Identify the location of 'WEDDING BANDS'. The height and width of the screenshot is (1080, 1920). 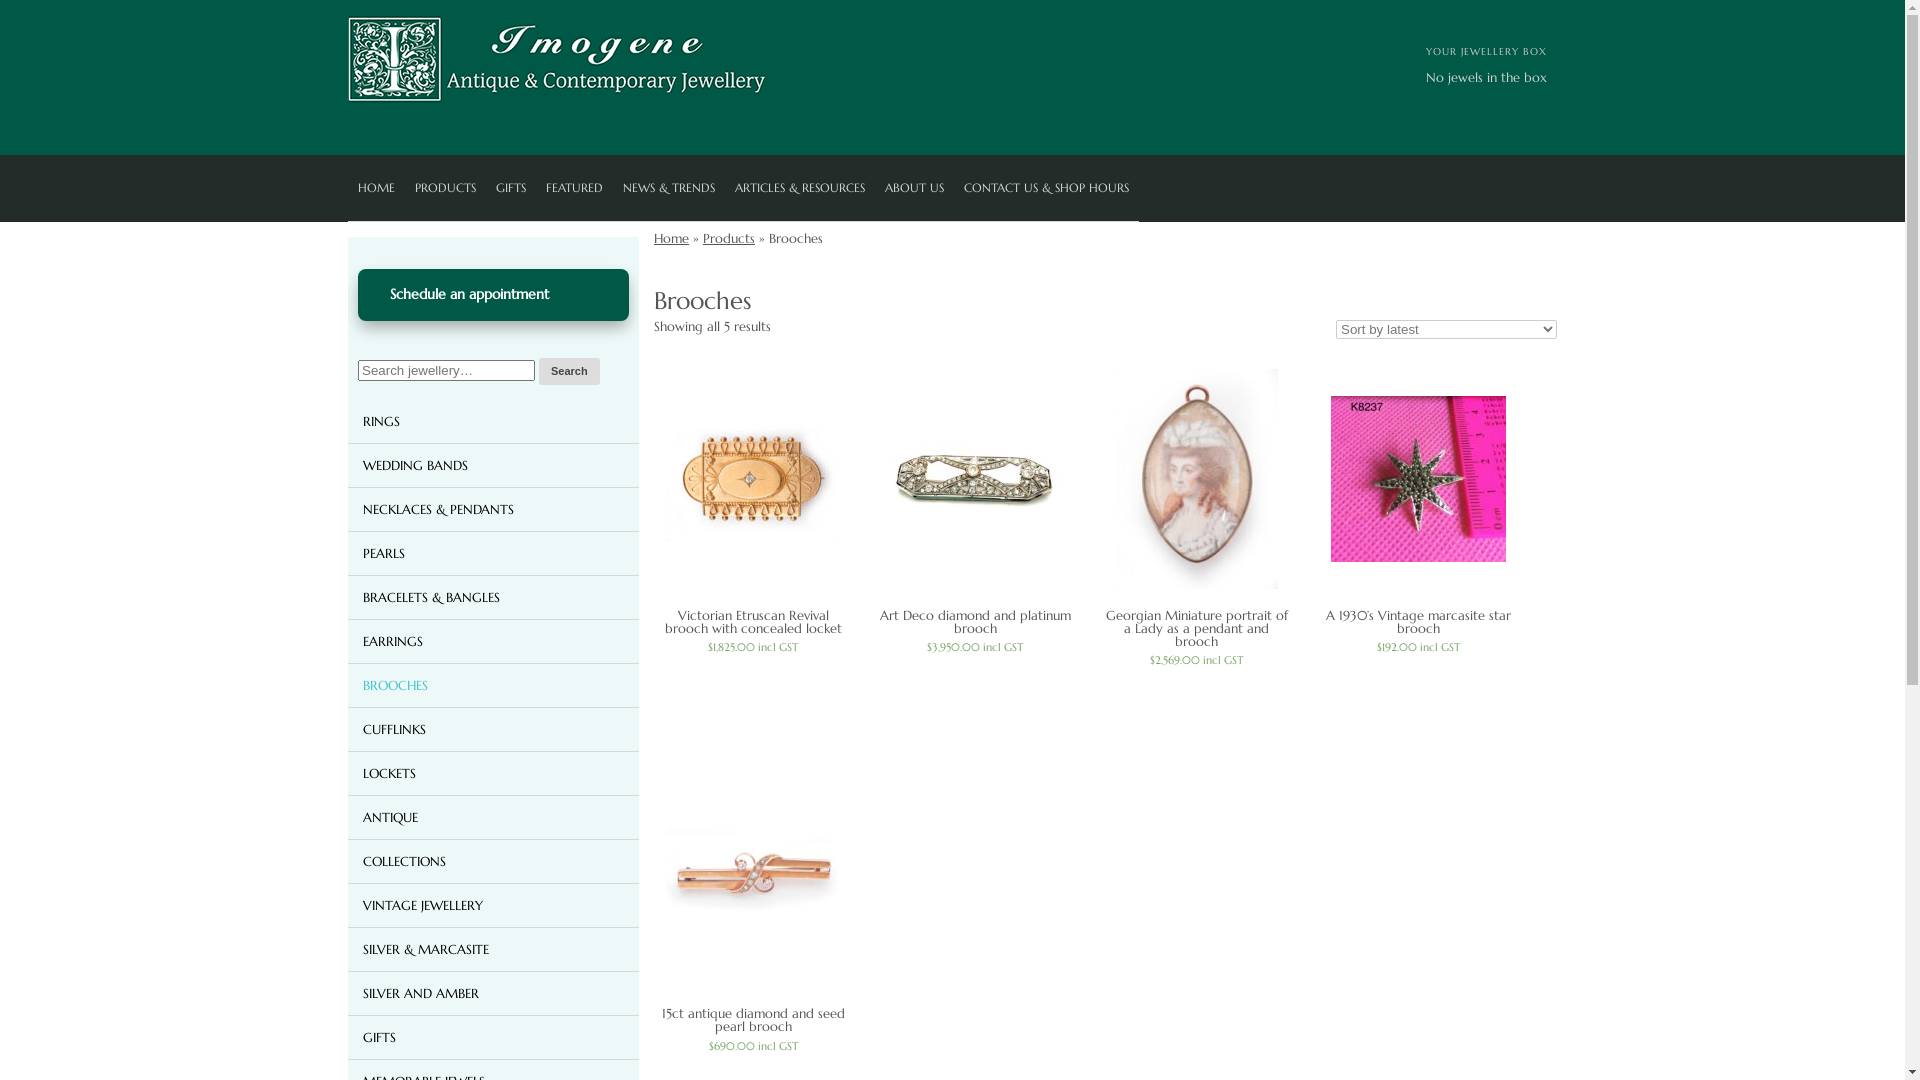
(493, 464).